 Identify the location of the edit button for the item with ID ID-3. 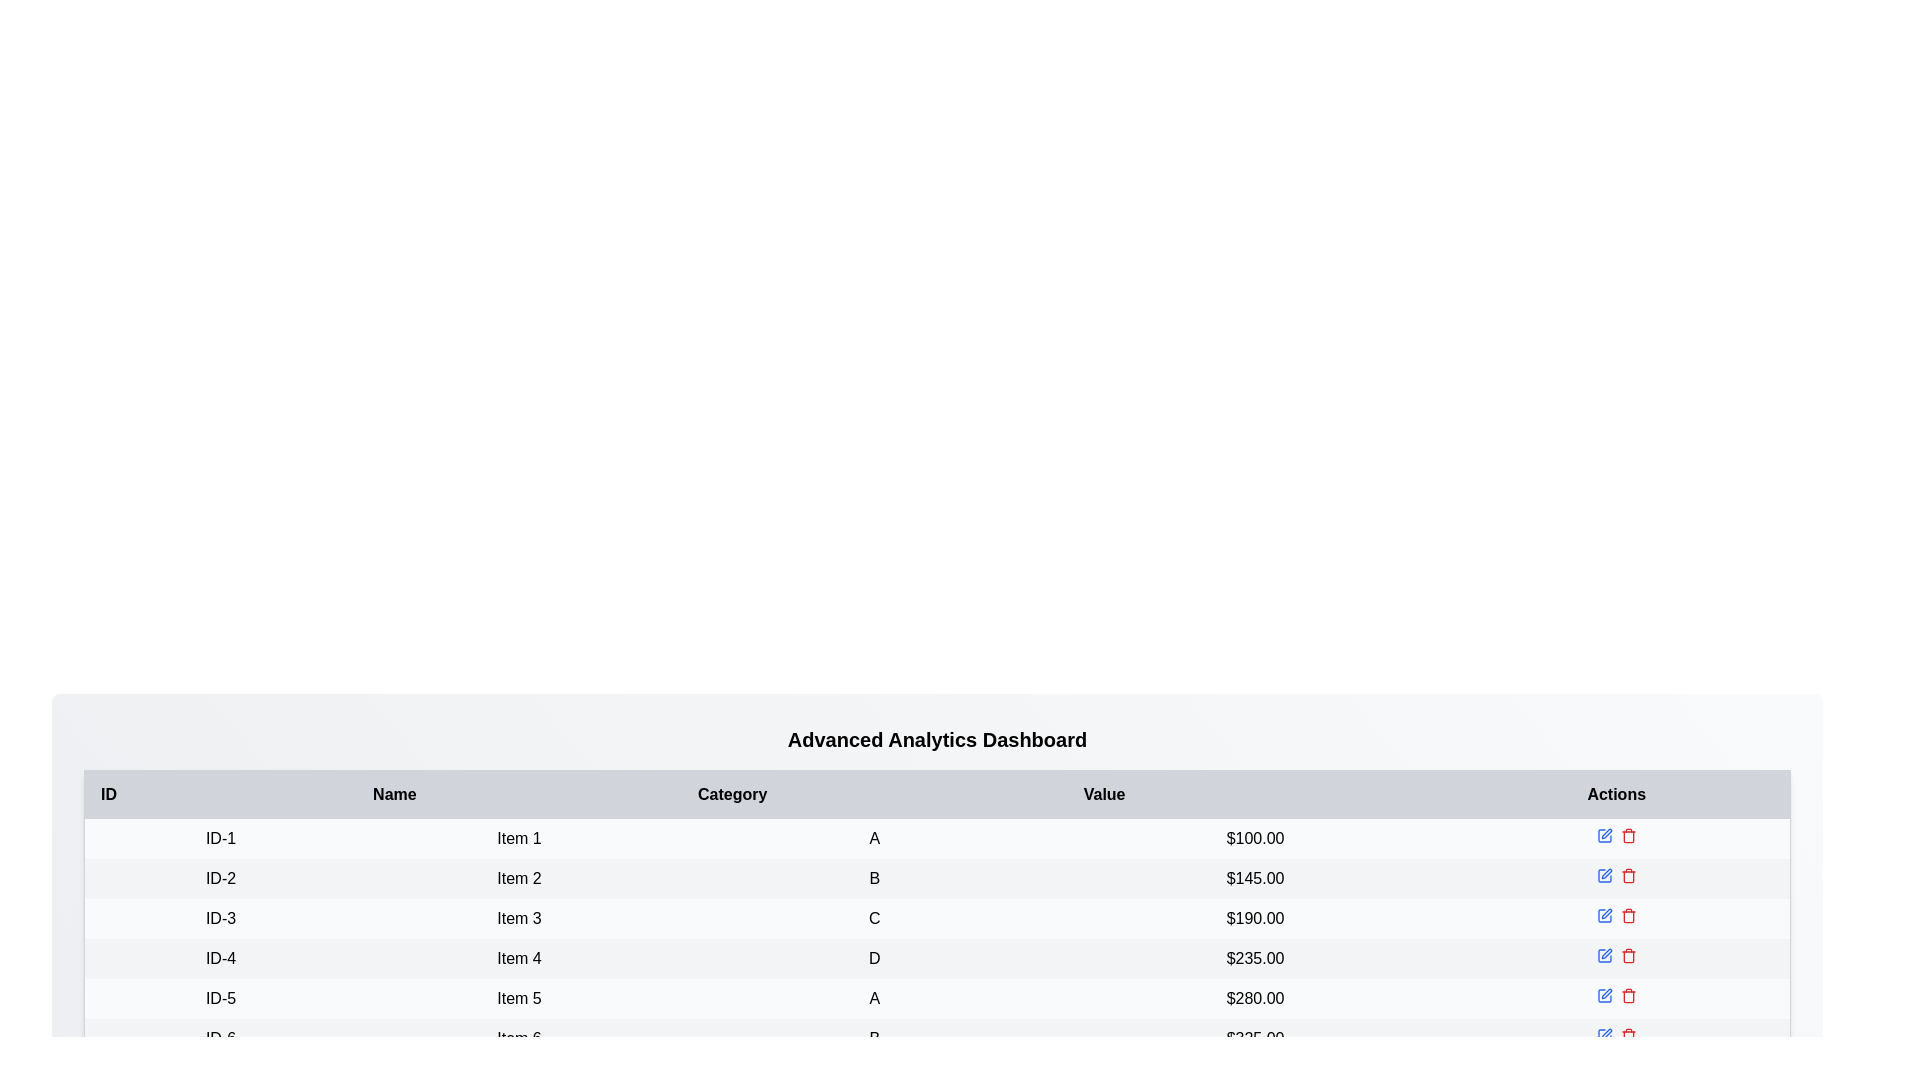
(1604, 915).